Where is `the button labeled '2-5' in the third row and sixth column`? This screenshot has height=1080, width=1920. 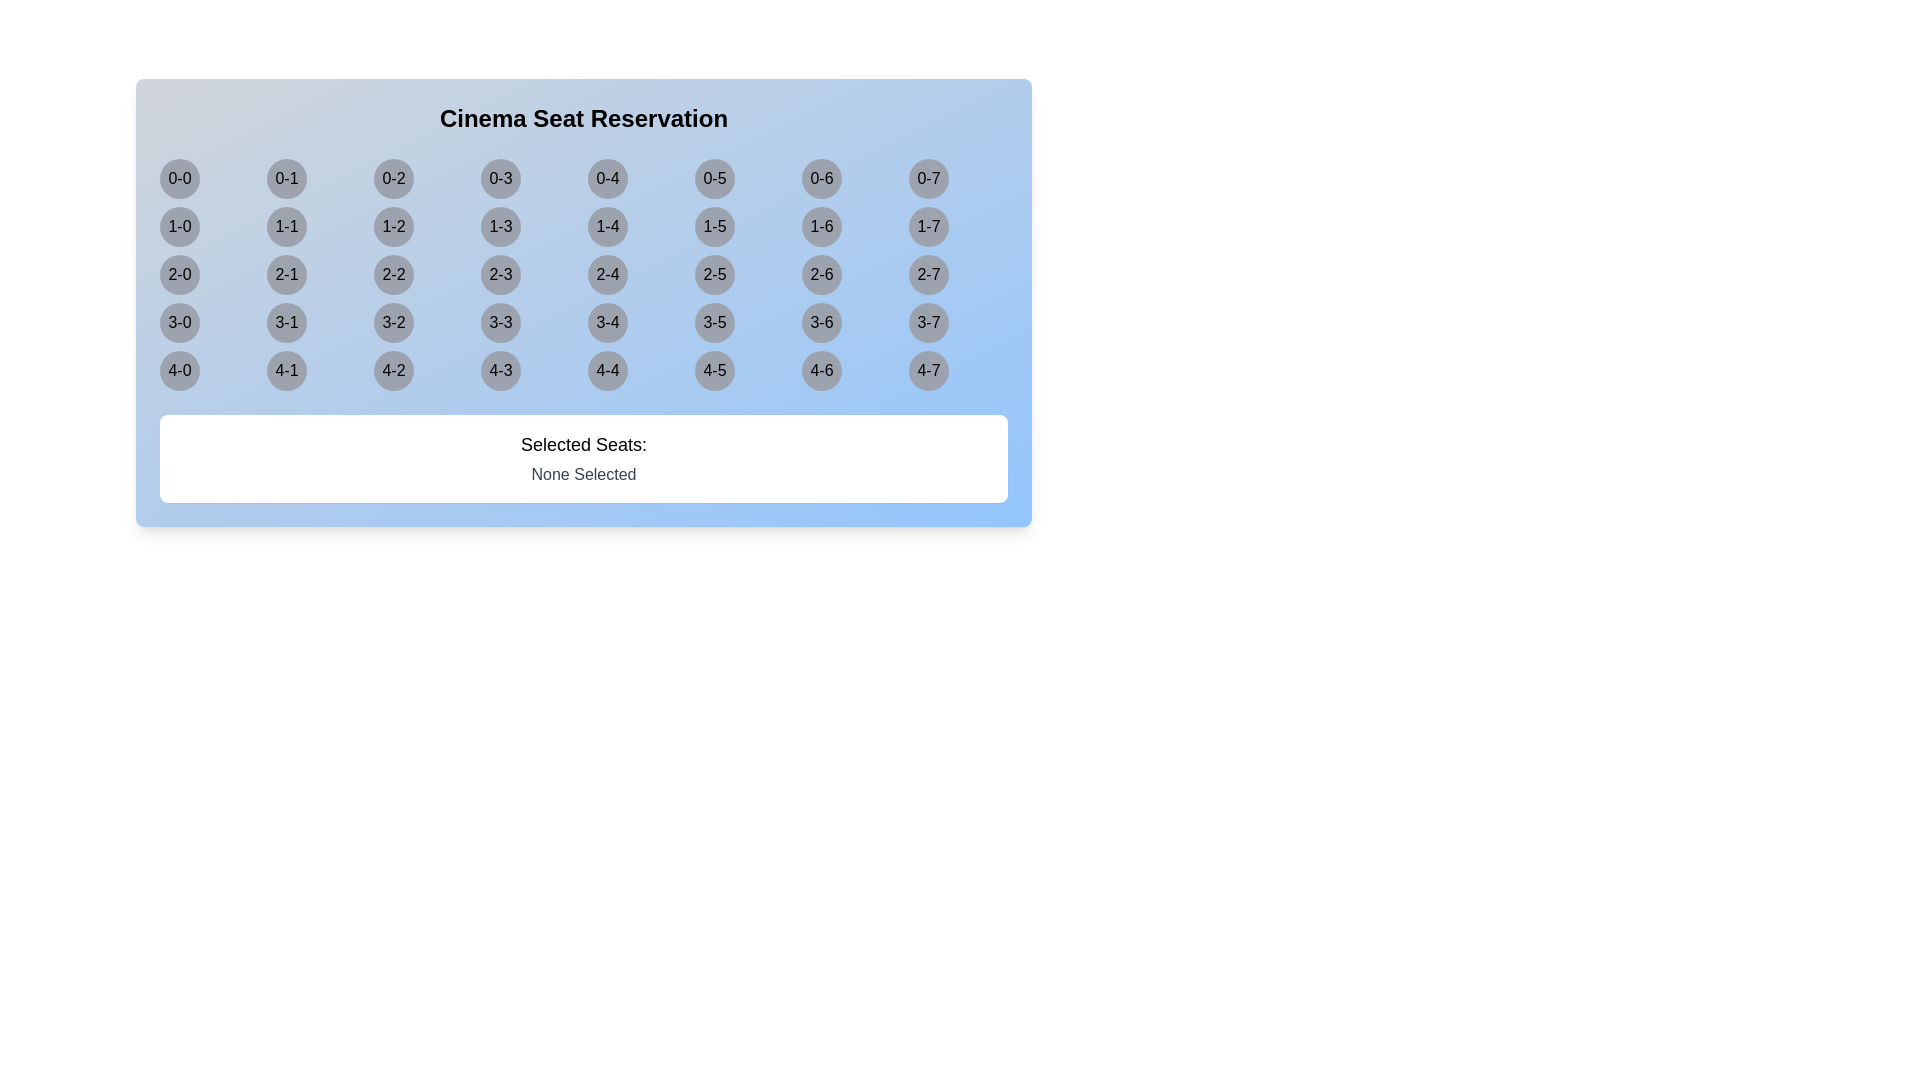
the button labeled '2-5' in the third row and sixth column is located at coordinates (715, 274).